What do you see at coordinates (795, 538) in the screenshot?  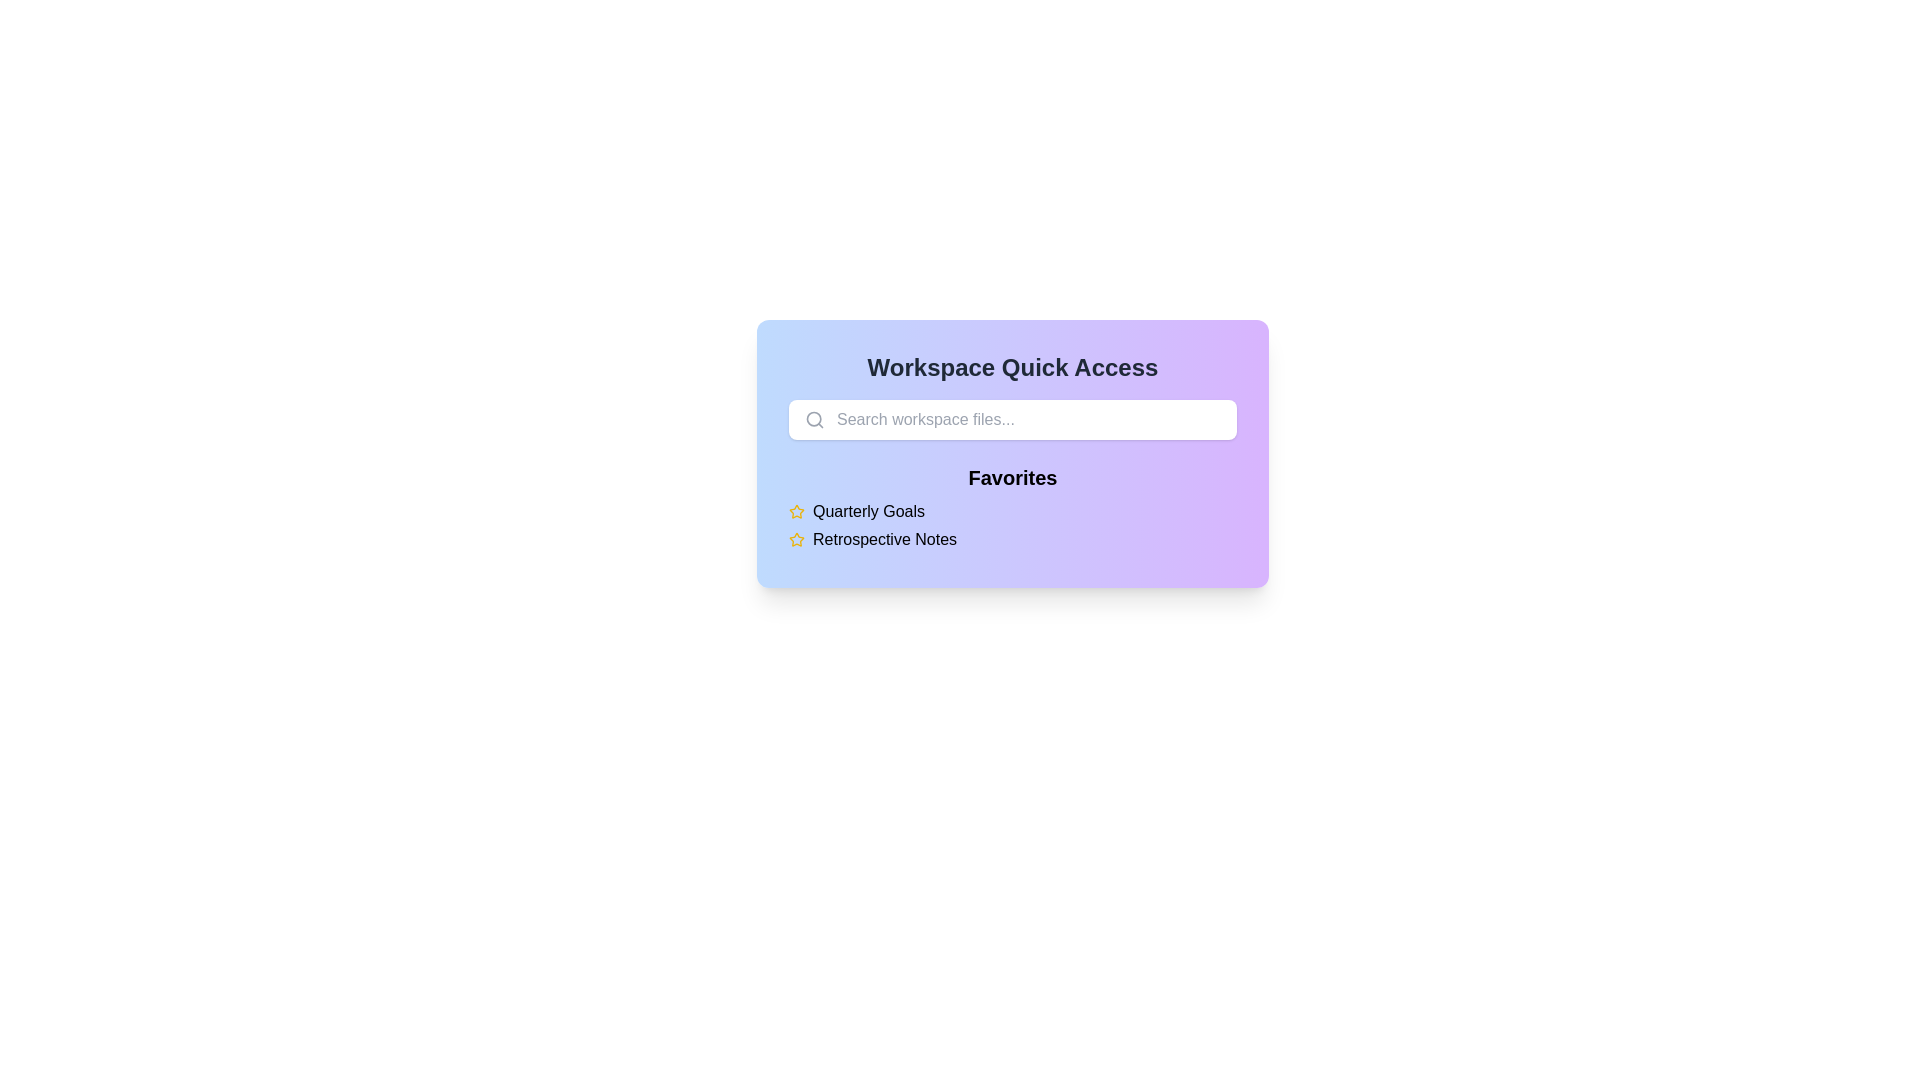 I see `the yellow star-shaped icon located to the left of the text 'Quarterly Goals' in the Favorites section of the card-like interface` at bounding box center [795, 538].